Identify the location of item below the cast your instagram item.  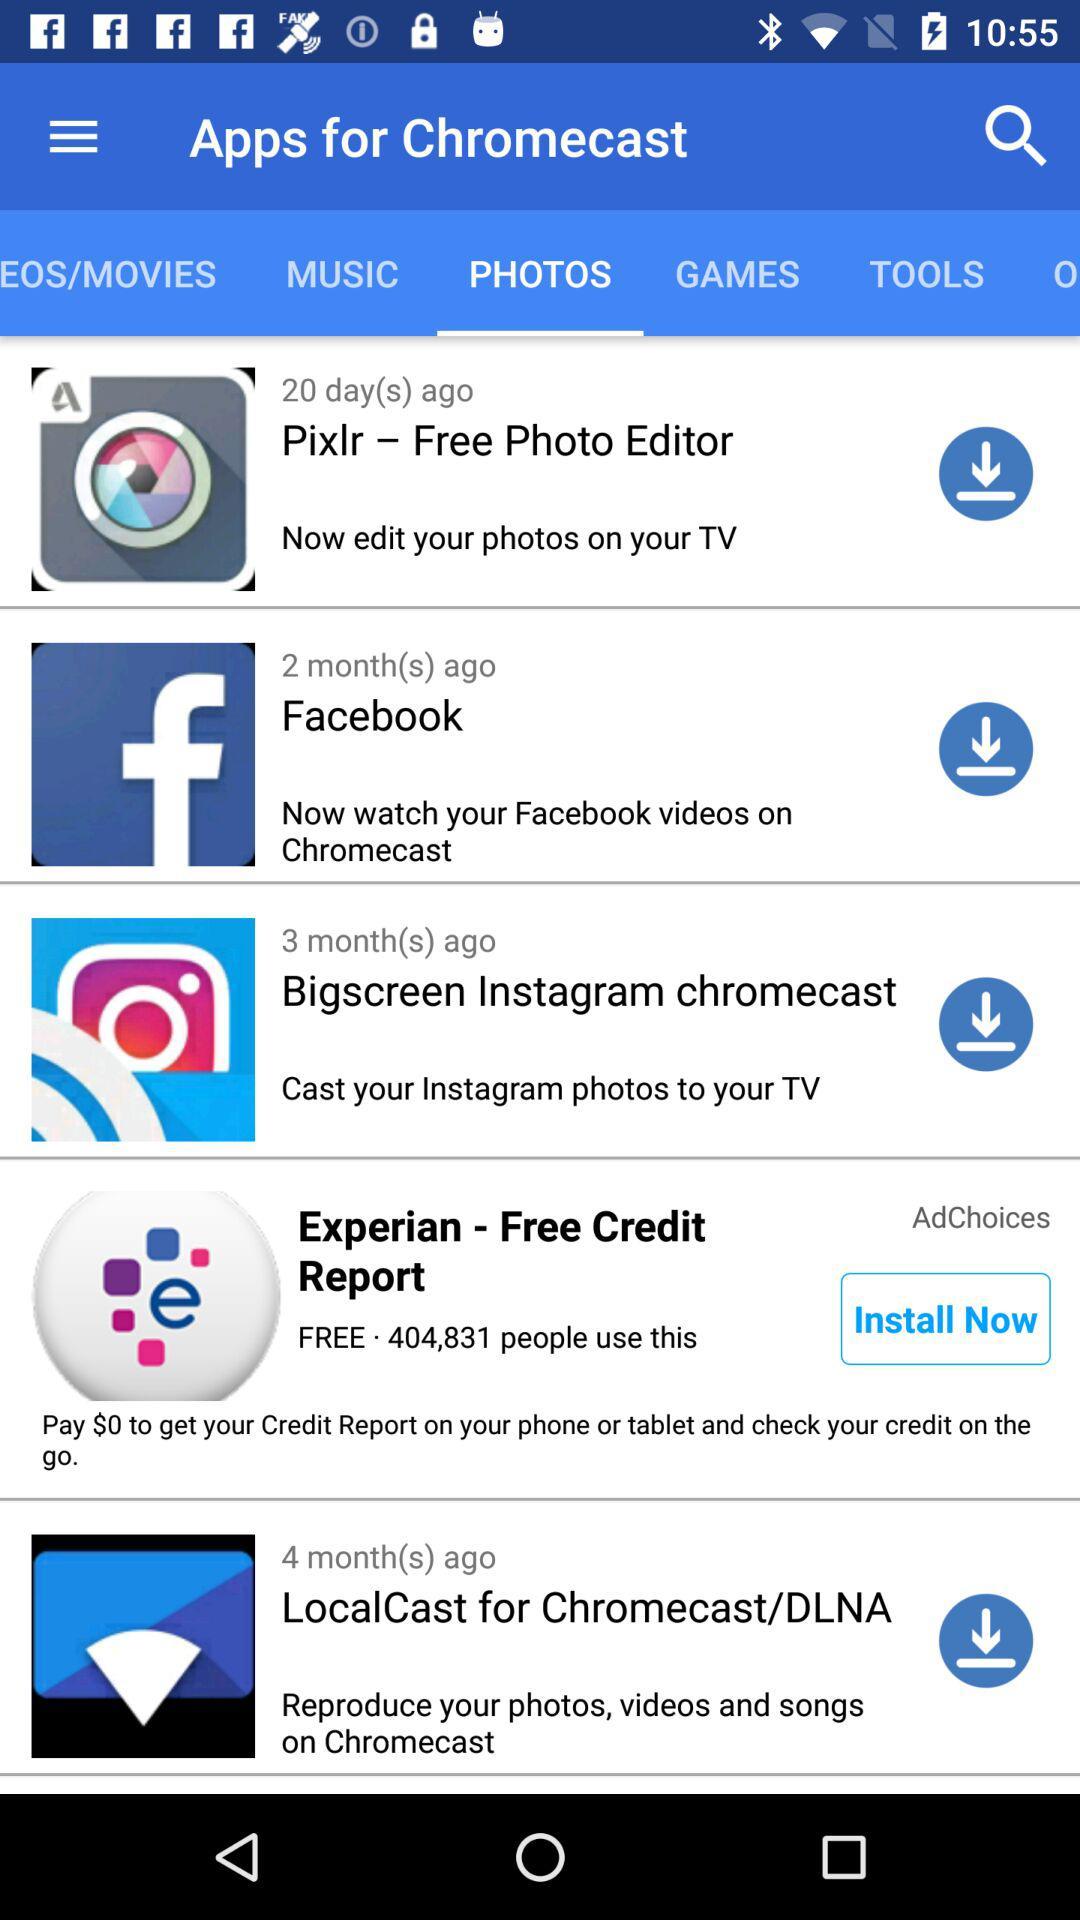
(980, 1213).